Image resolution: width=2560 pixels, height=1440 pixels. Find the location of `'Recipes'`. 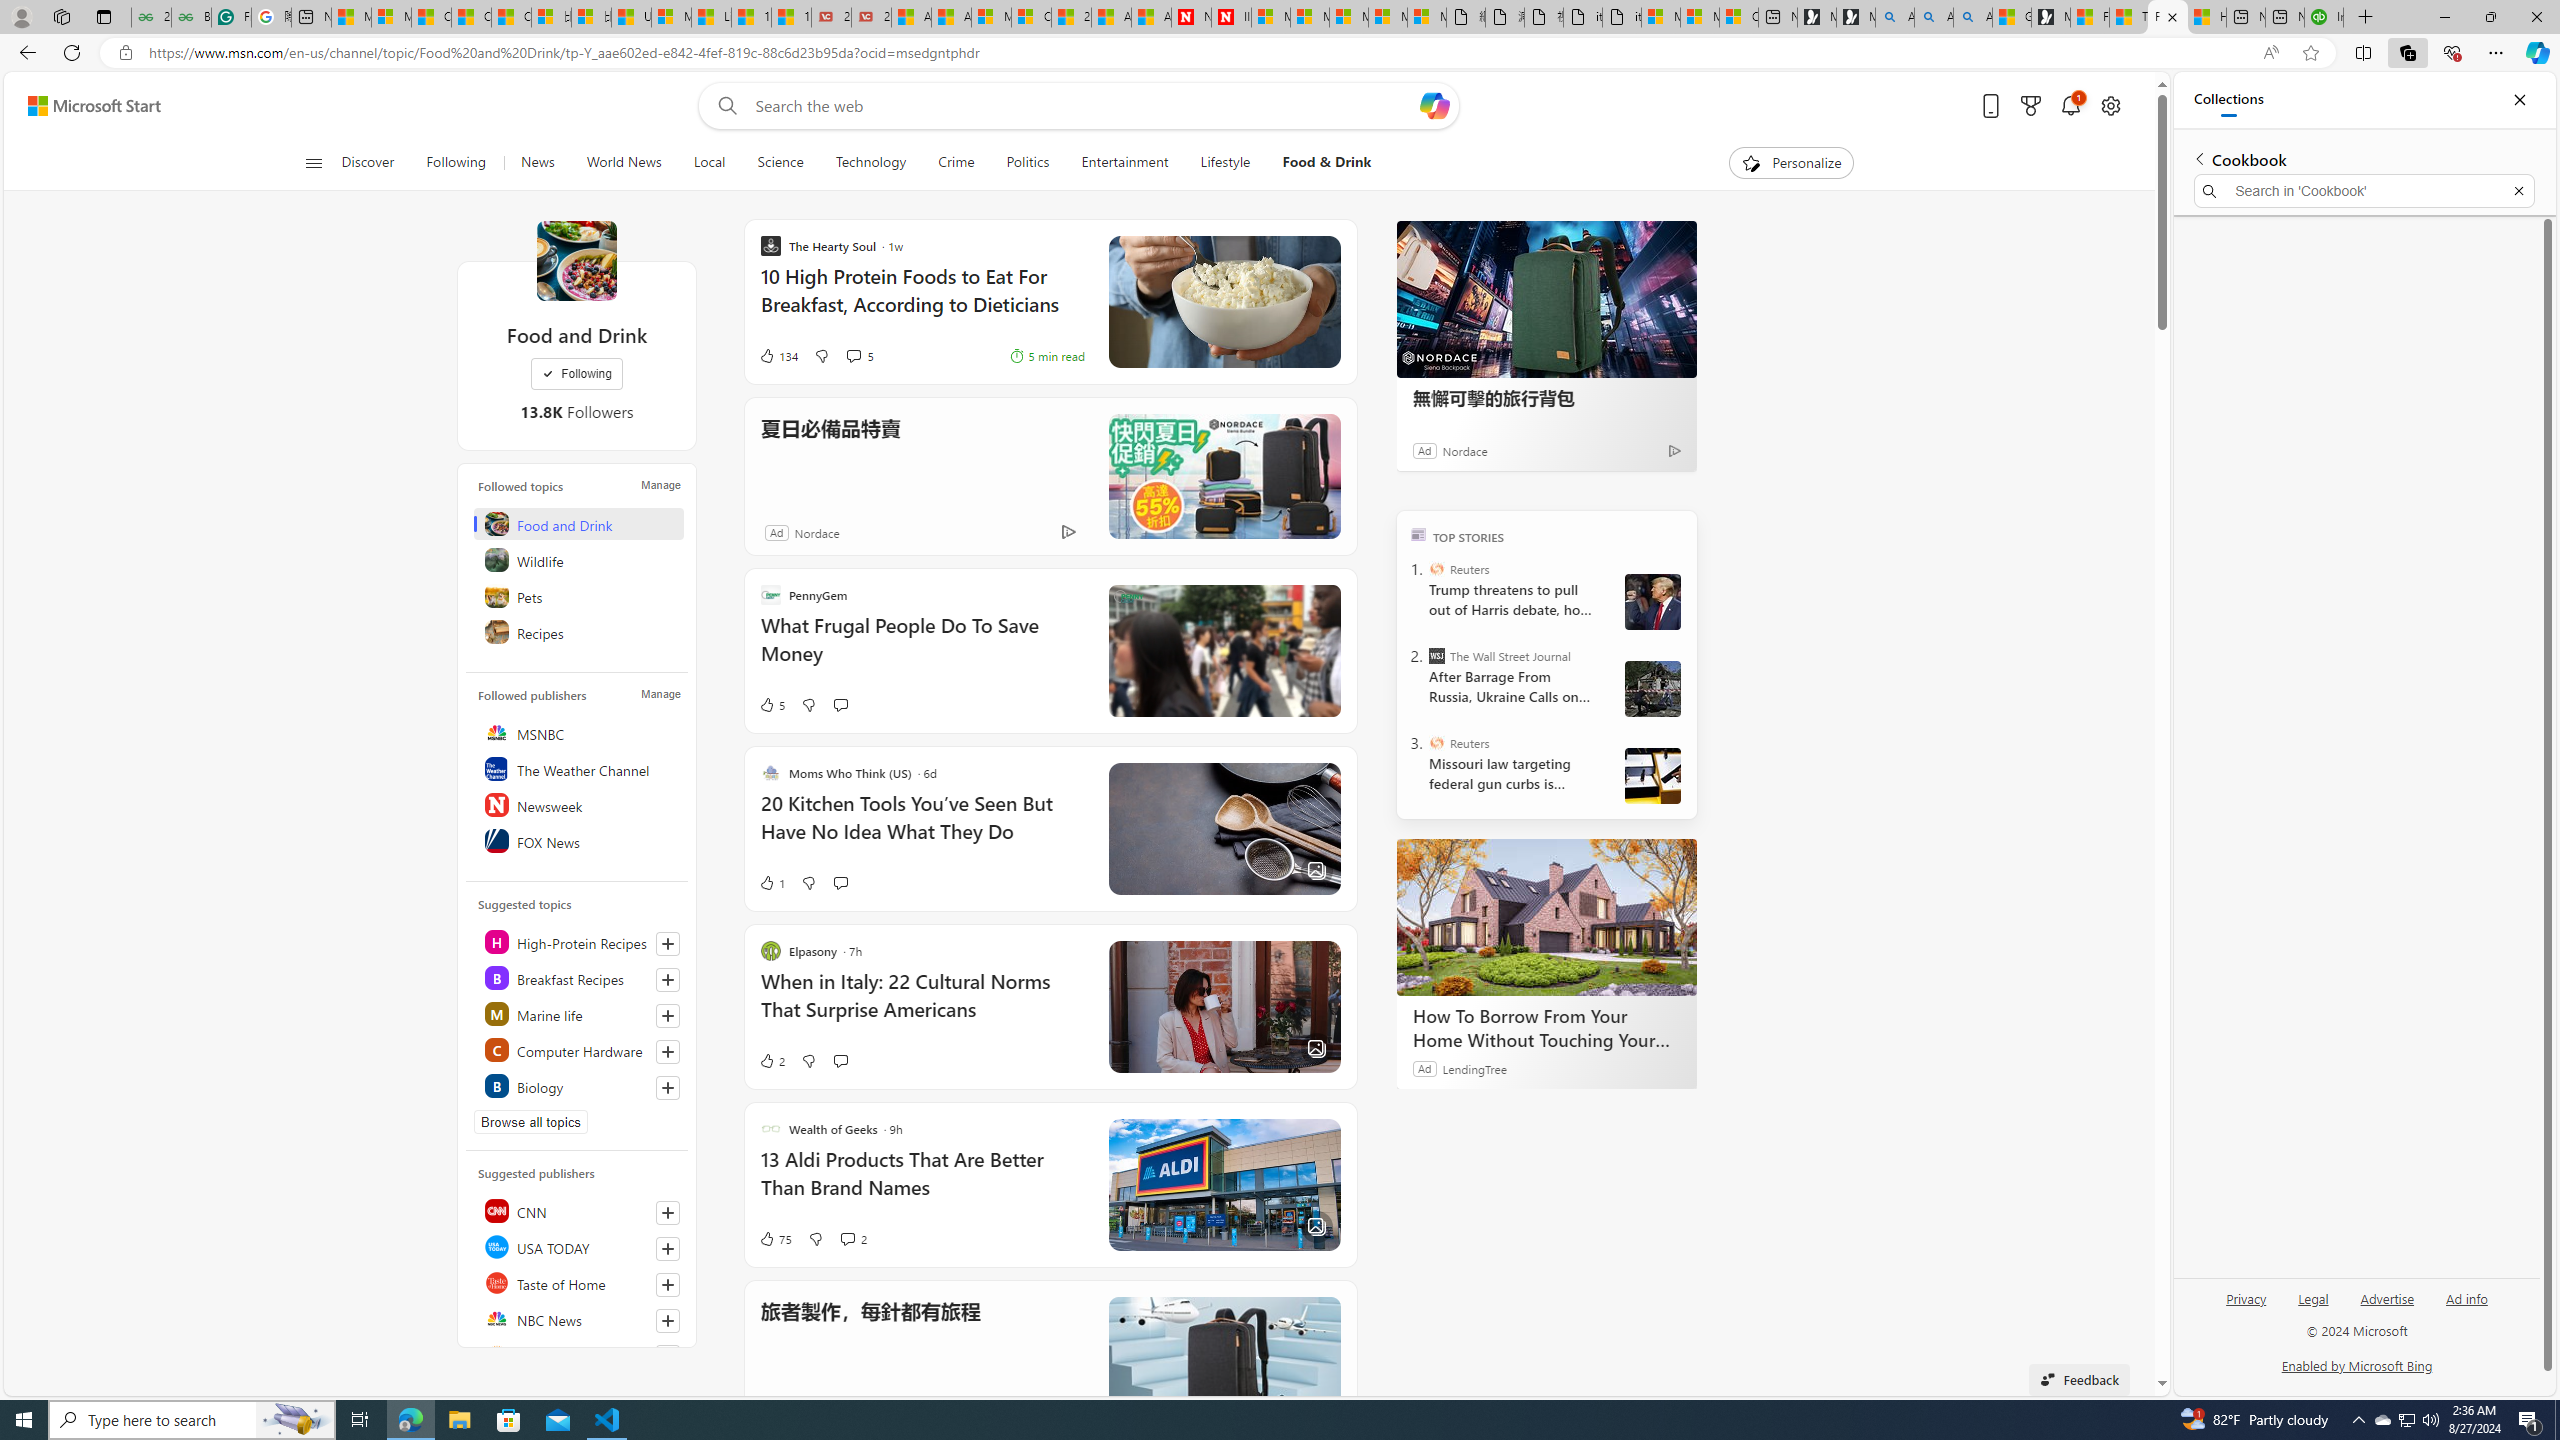

'Recipes' is located at coordinates (578, 631).